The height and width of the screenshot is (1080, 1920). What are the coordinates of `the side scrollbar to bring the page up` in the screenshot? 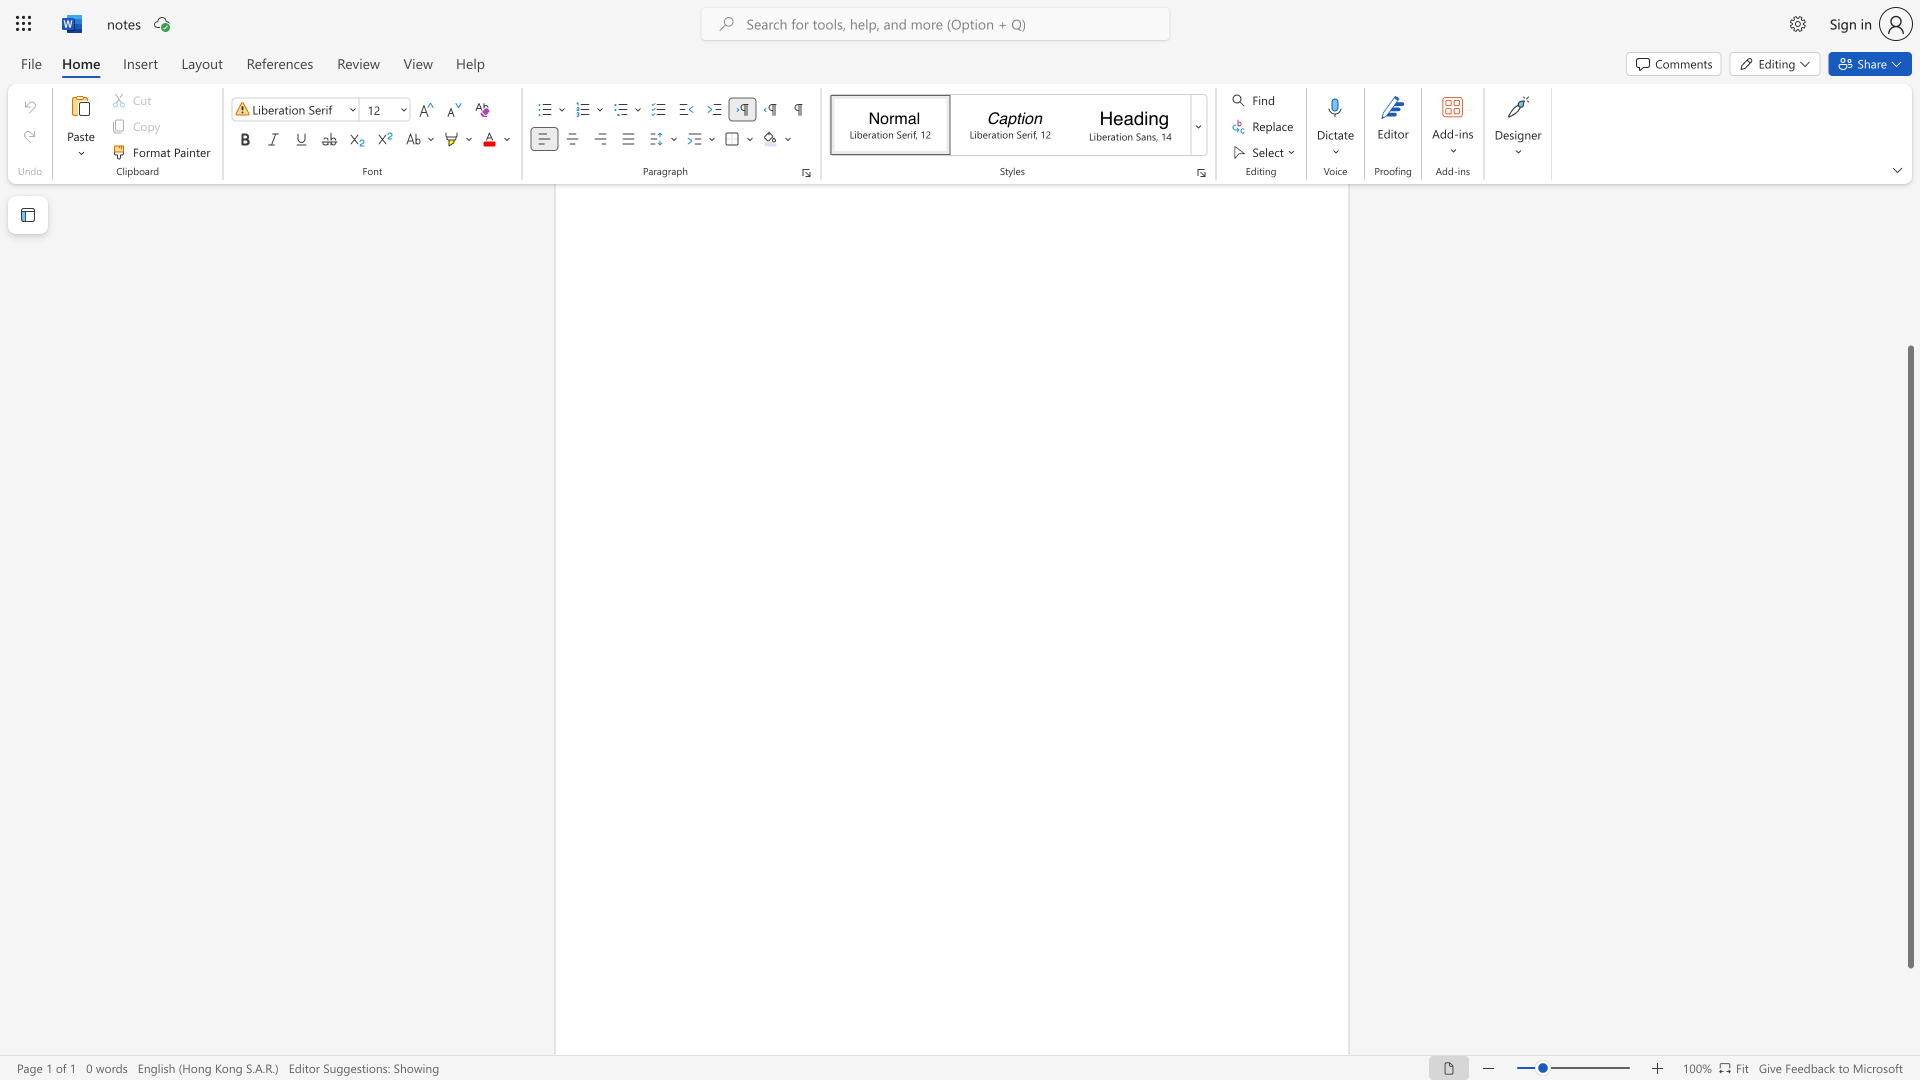 It's located at (1909, 219).